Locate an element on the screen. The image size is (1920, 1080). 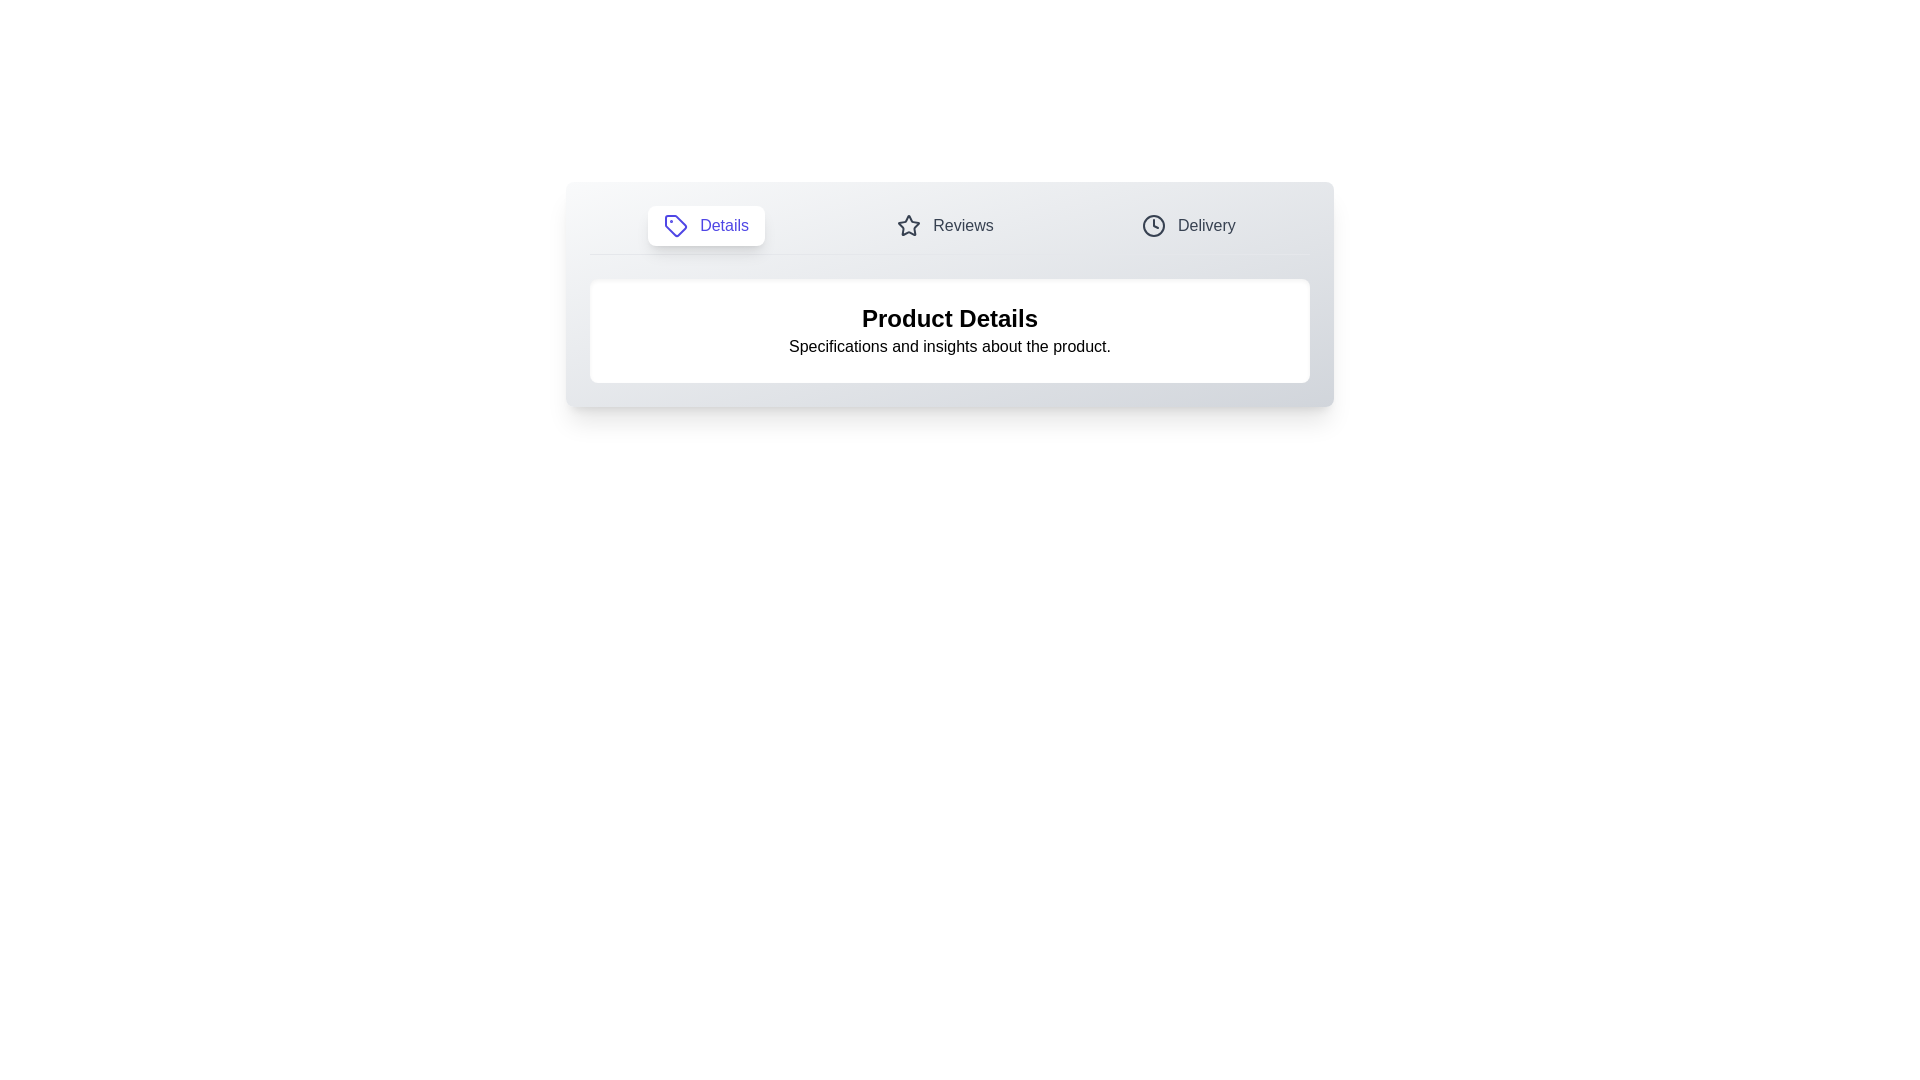
the tab labeled Delivery to observe the hover effect is located at coordinates (1188, 225).